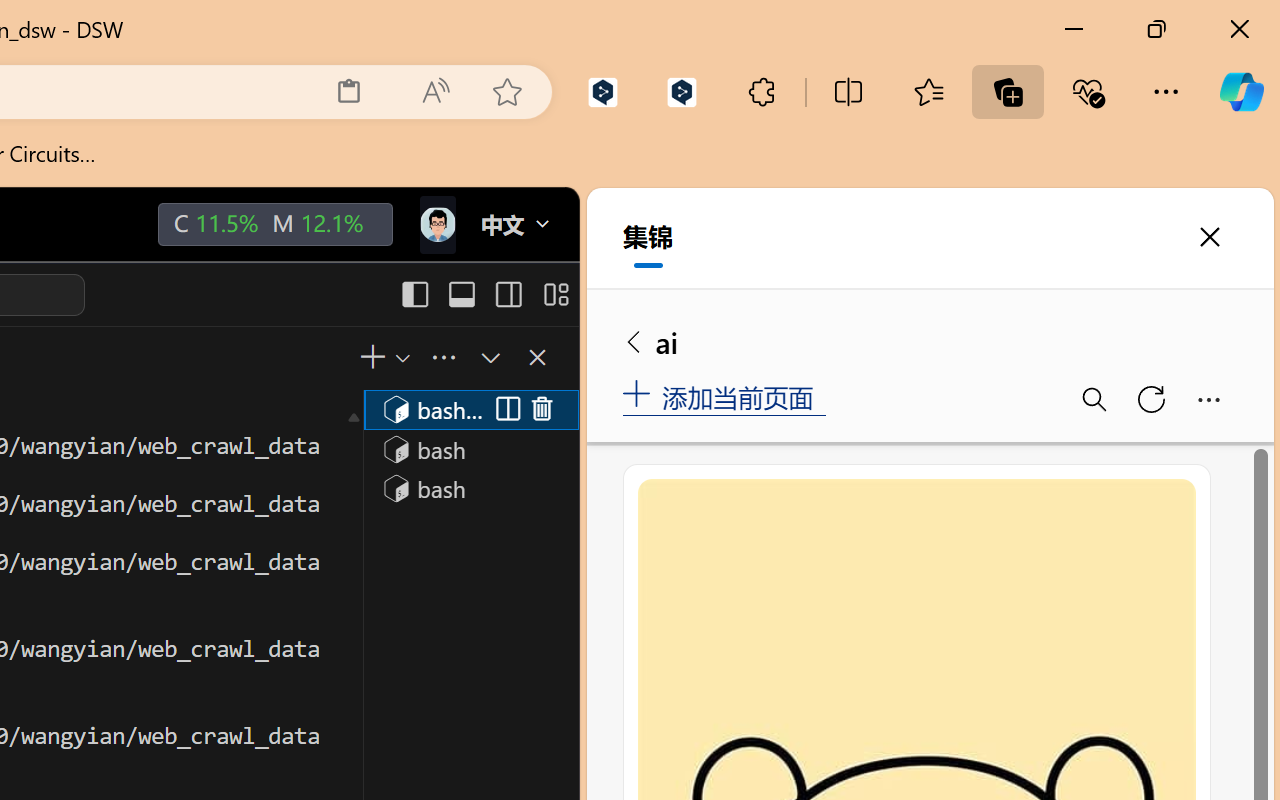 This screenshot has width=1280, height=800. What do you see at coordinates (460, 294) in the screenshot?
I see `'Toggle Panel (Ctrl+J)'` at bounding box center [460, 294].